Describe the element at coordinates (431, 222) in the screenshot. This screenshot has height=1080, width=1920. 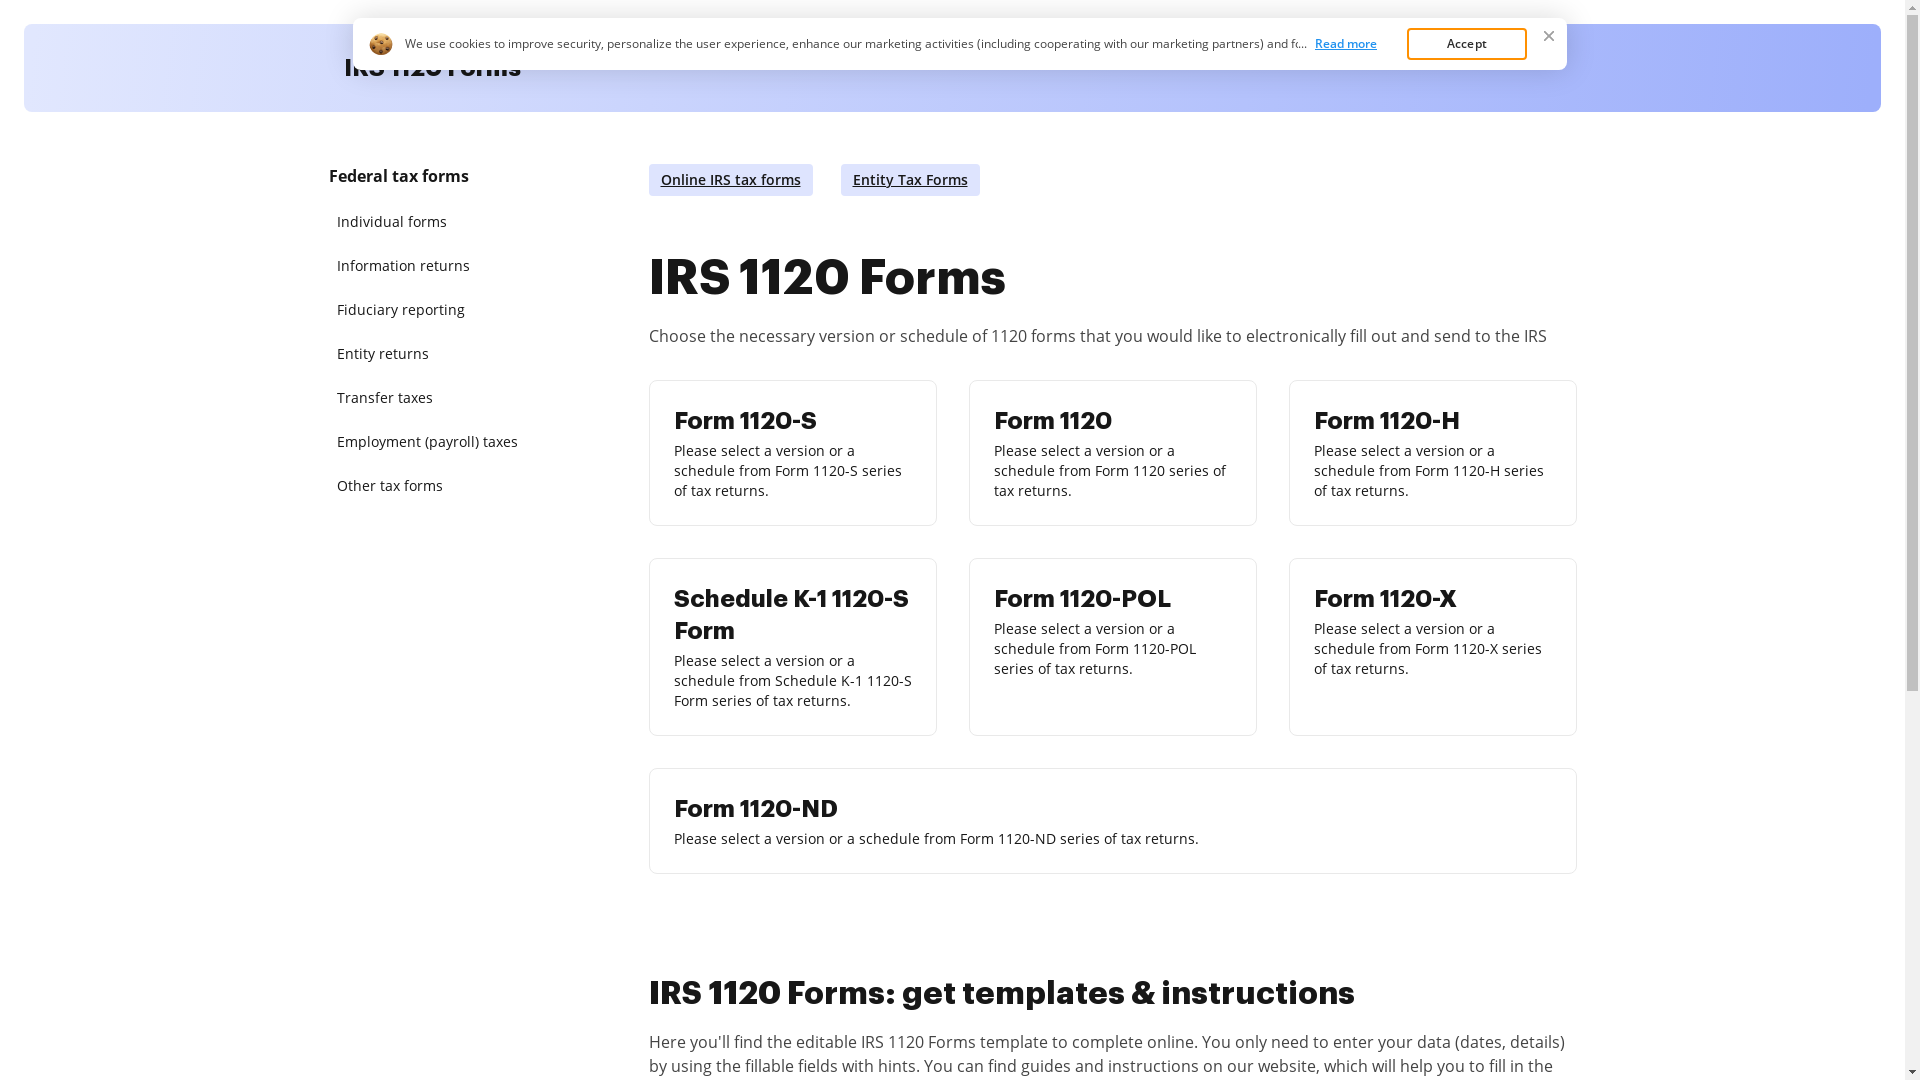
I see `'Individual forms'` at that location.